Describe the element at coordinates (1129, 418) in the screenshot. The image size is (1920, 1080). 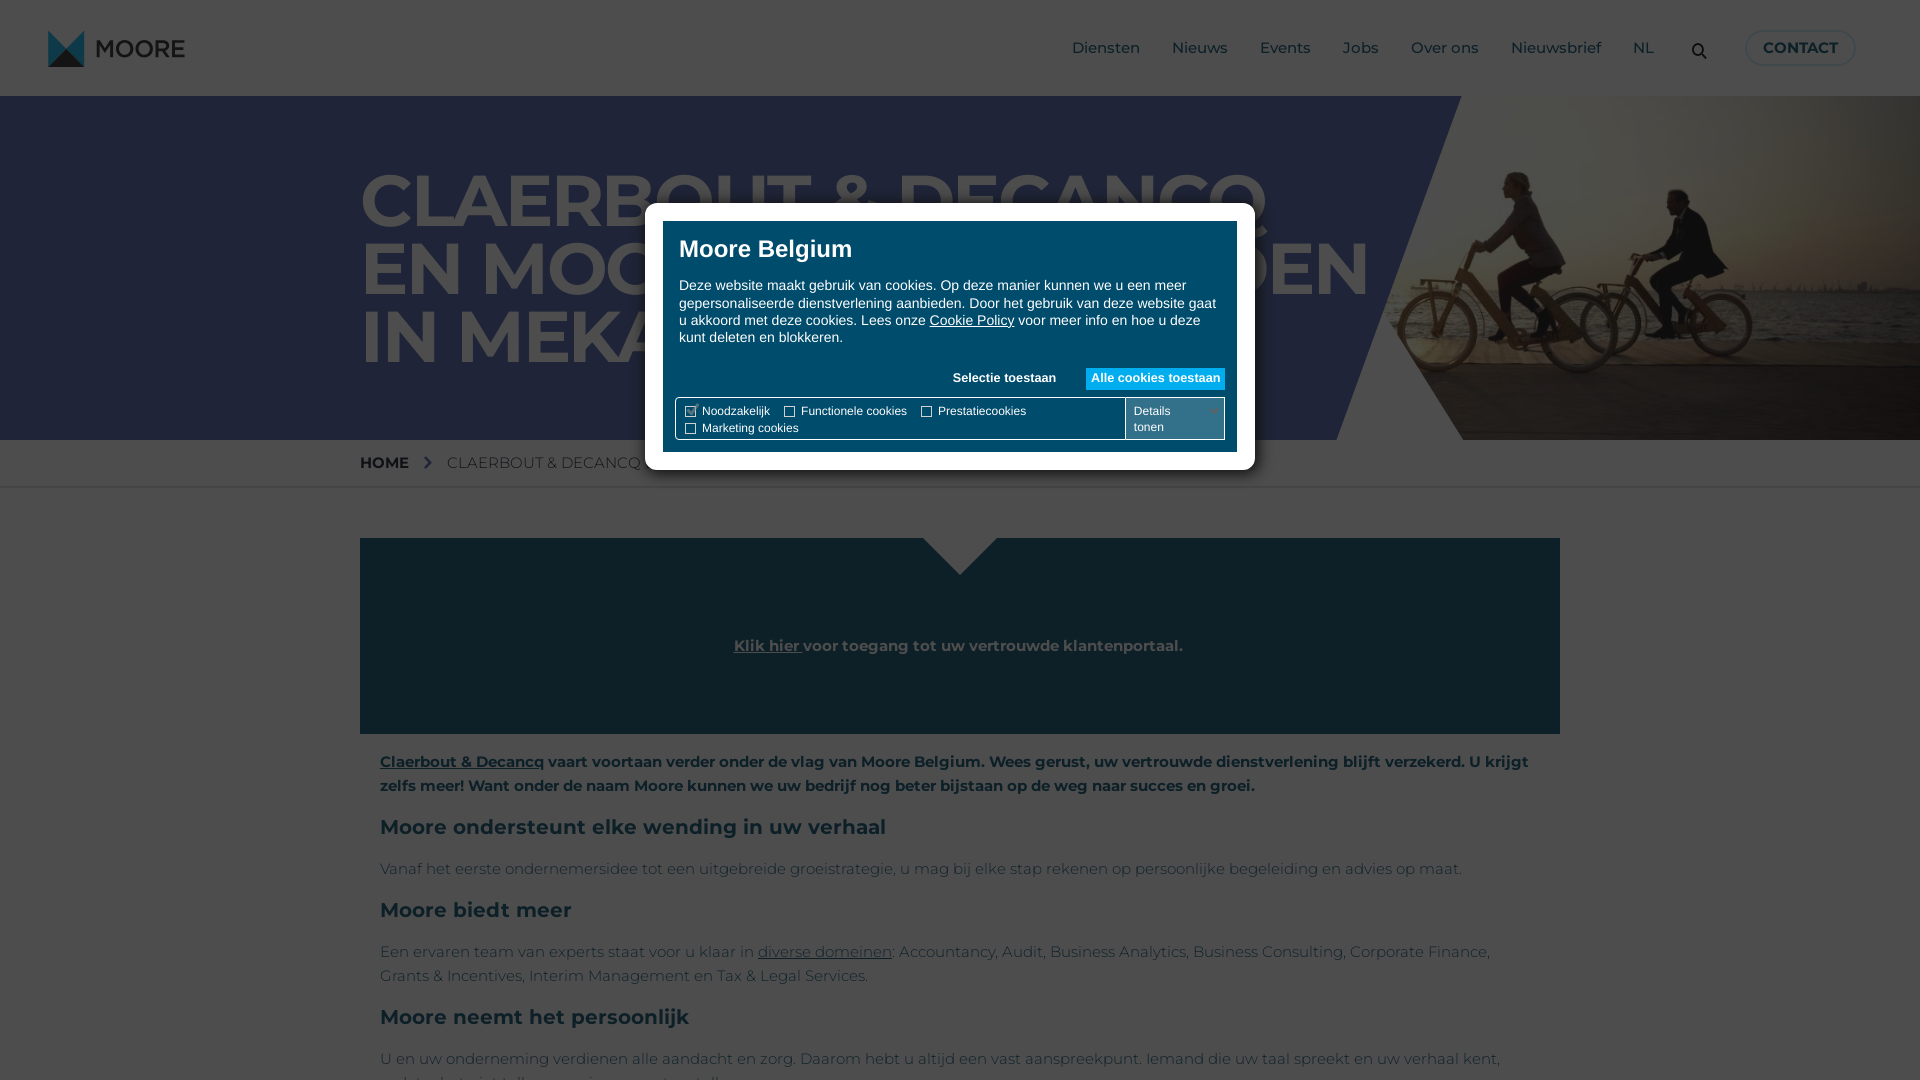
I see `'Details tonen'` at that location.